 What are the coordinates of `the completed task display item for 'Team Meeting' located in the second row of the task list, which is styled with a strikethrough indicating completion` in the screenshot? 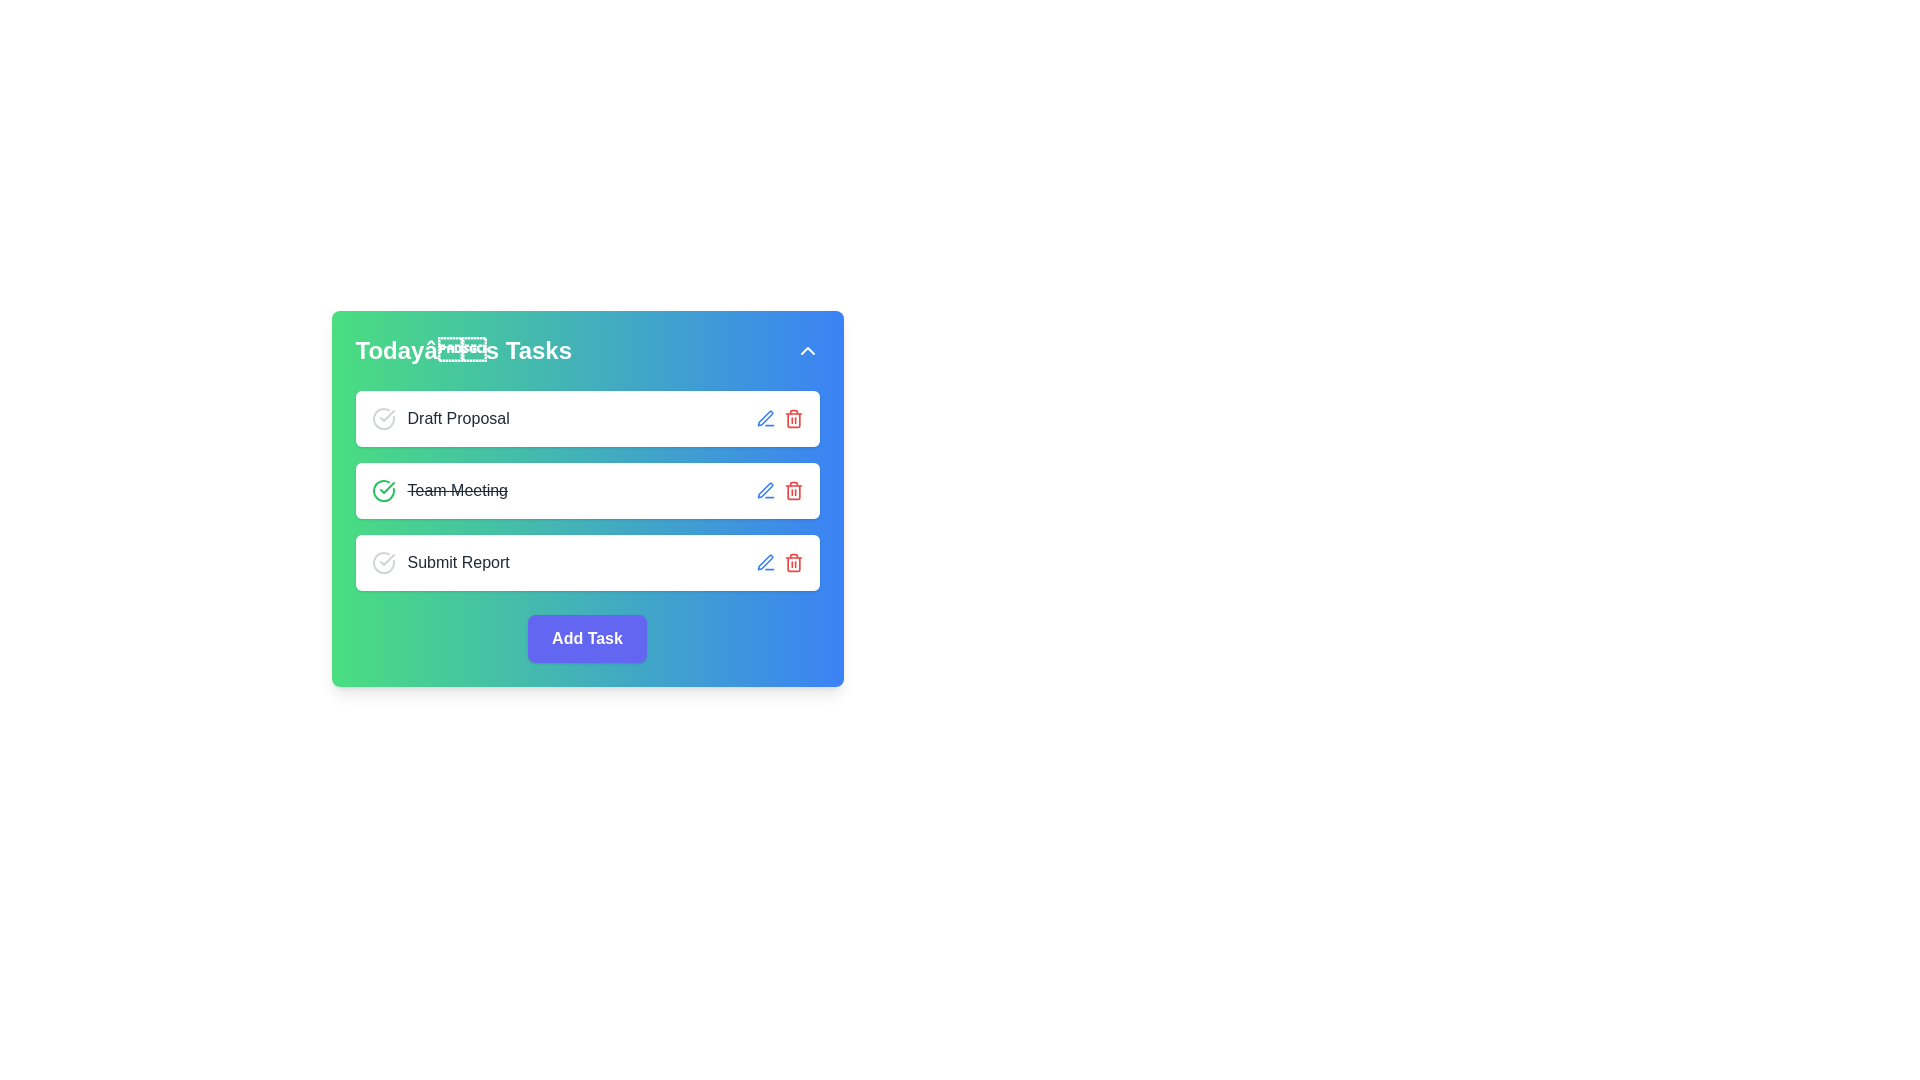 It's located at (438, 490).